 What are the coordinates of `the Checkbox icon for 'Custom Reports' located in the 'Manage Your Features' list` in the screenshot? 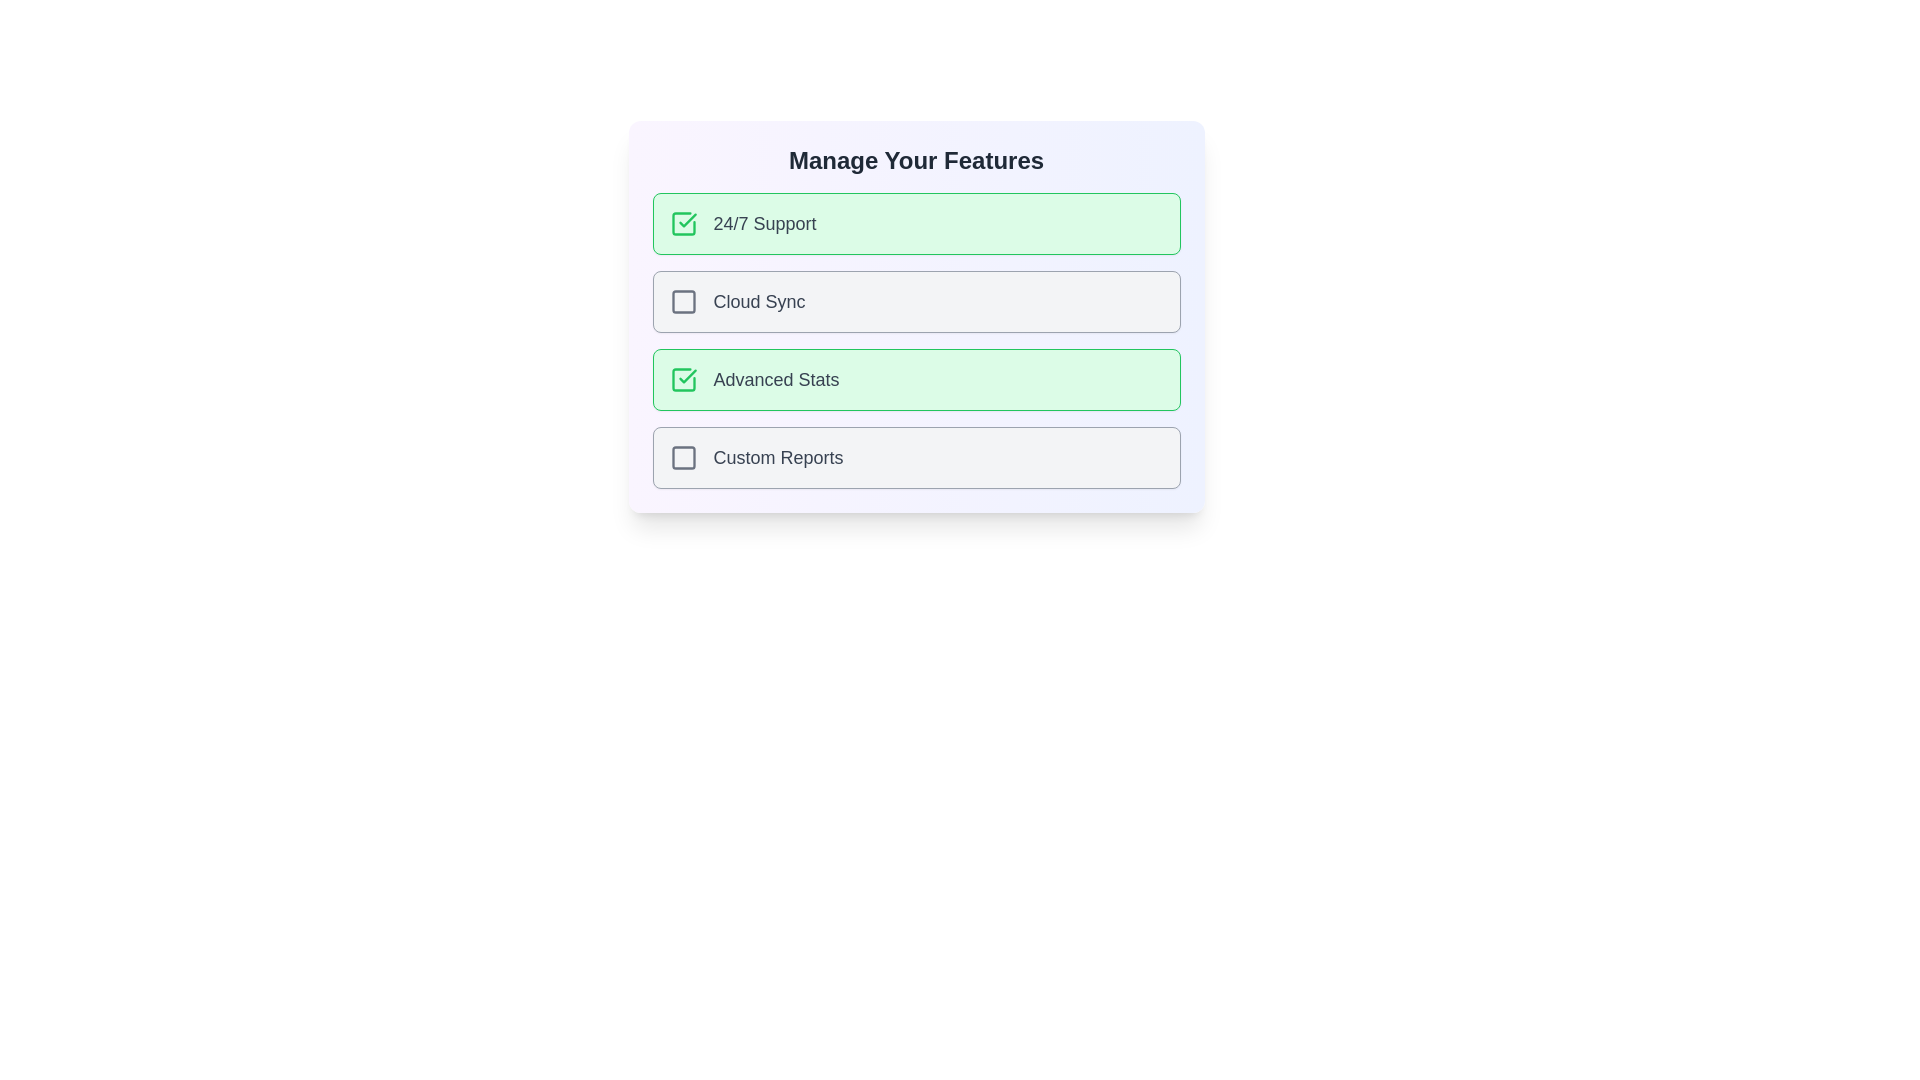 It's located at (683, 458).